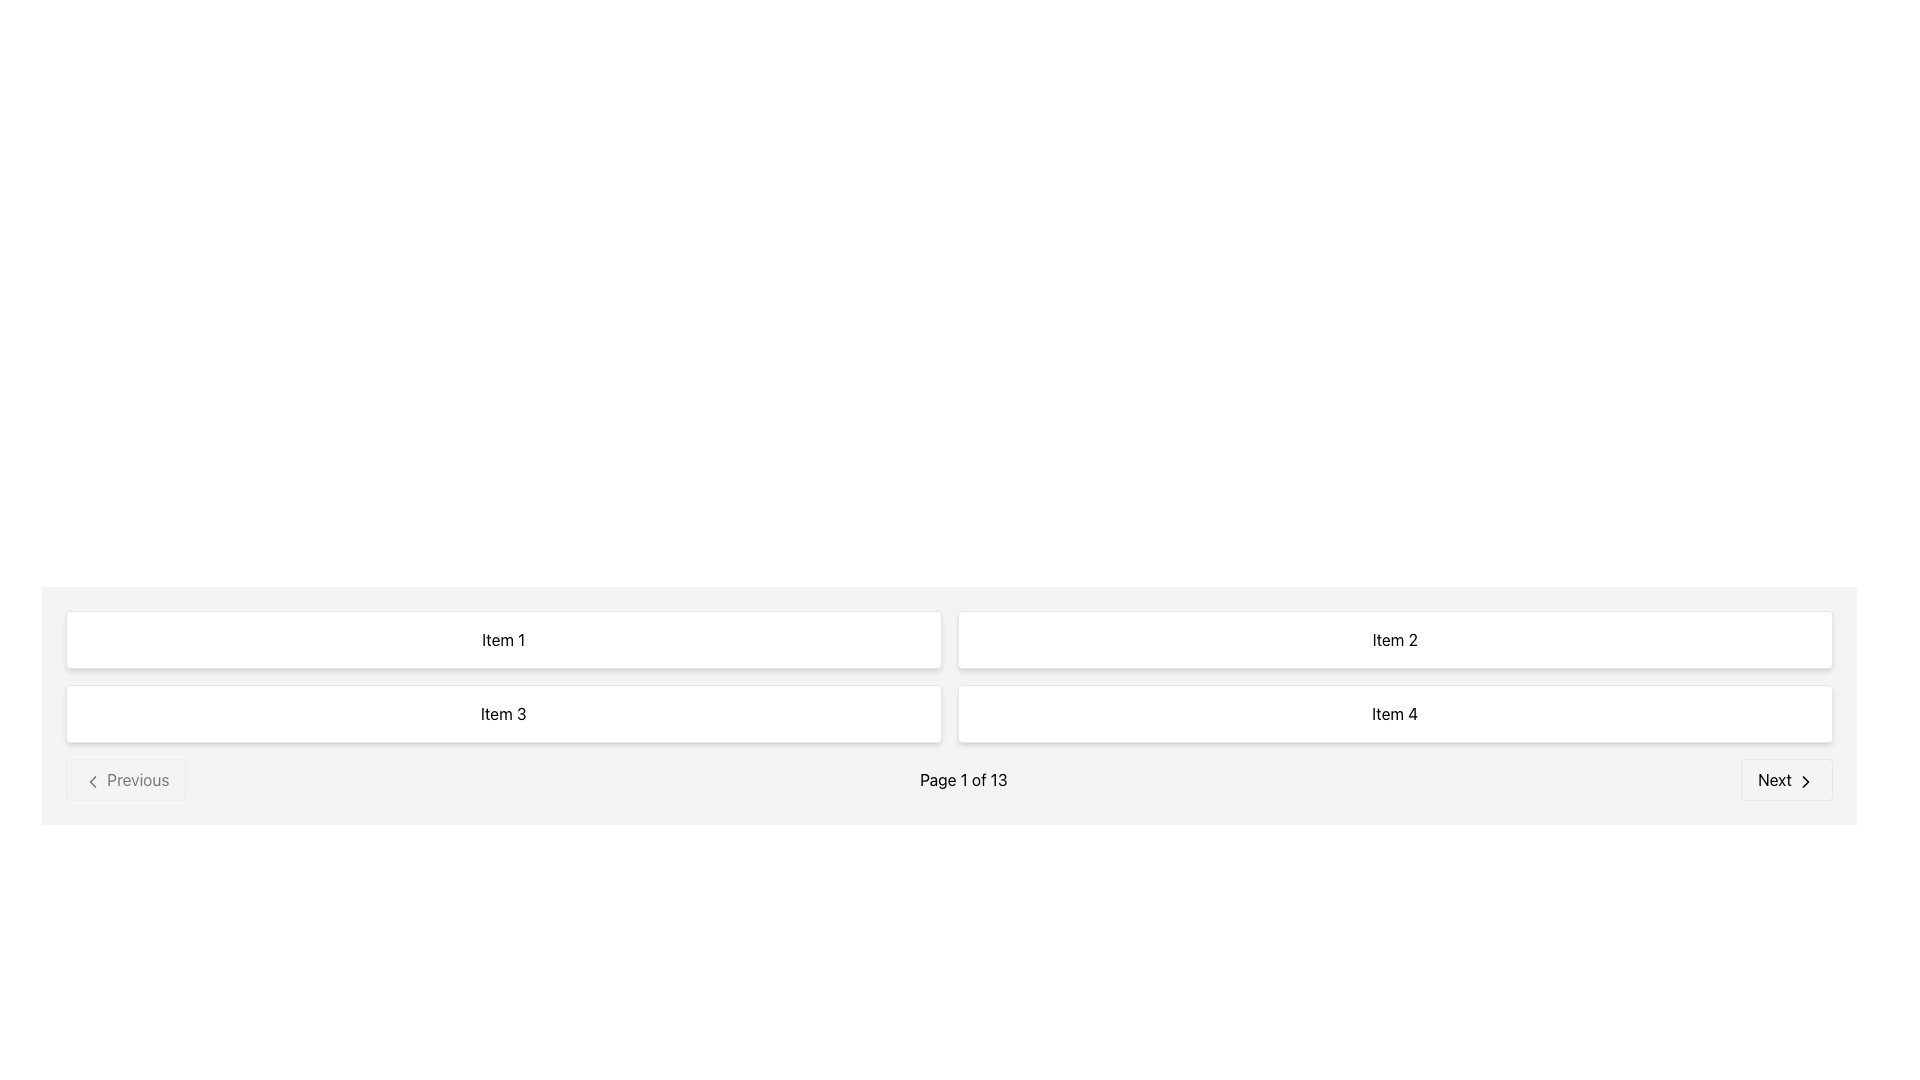  What do you see at coordinates (91, 779) in the screenshot?
I see `the Chevron Left Symbol icon located to the left of the 'Previous' button to activate its navigation function` at bounding box center [91, 779].